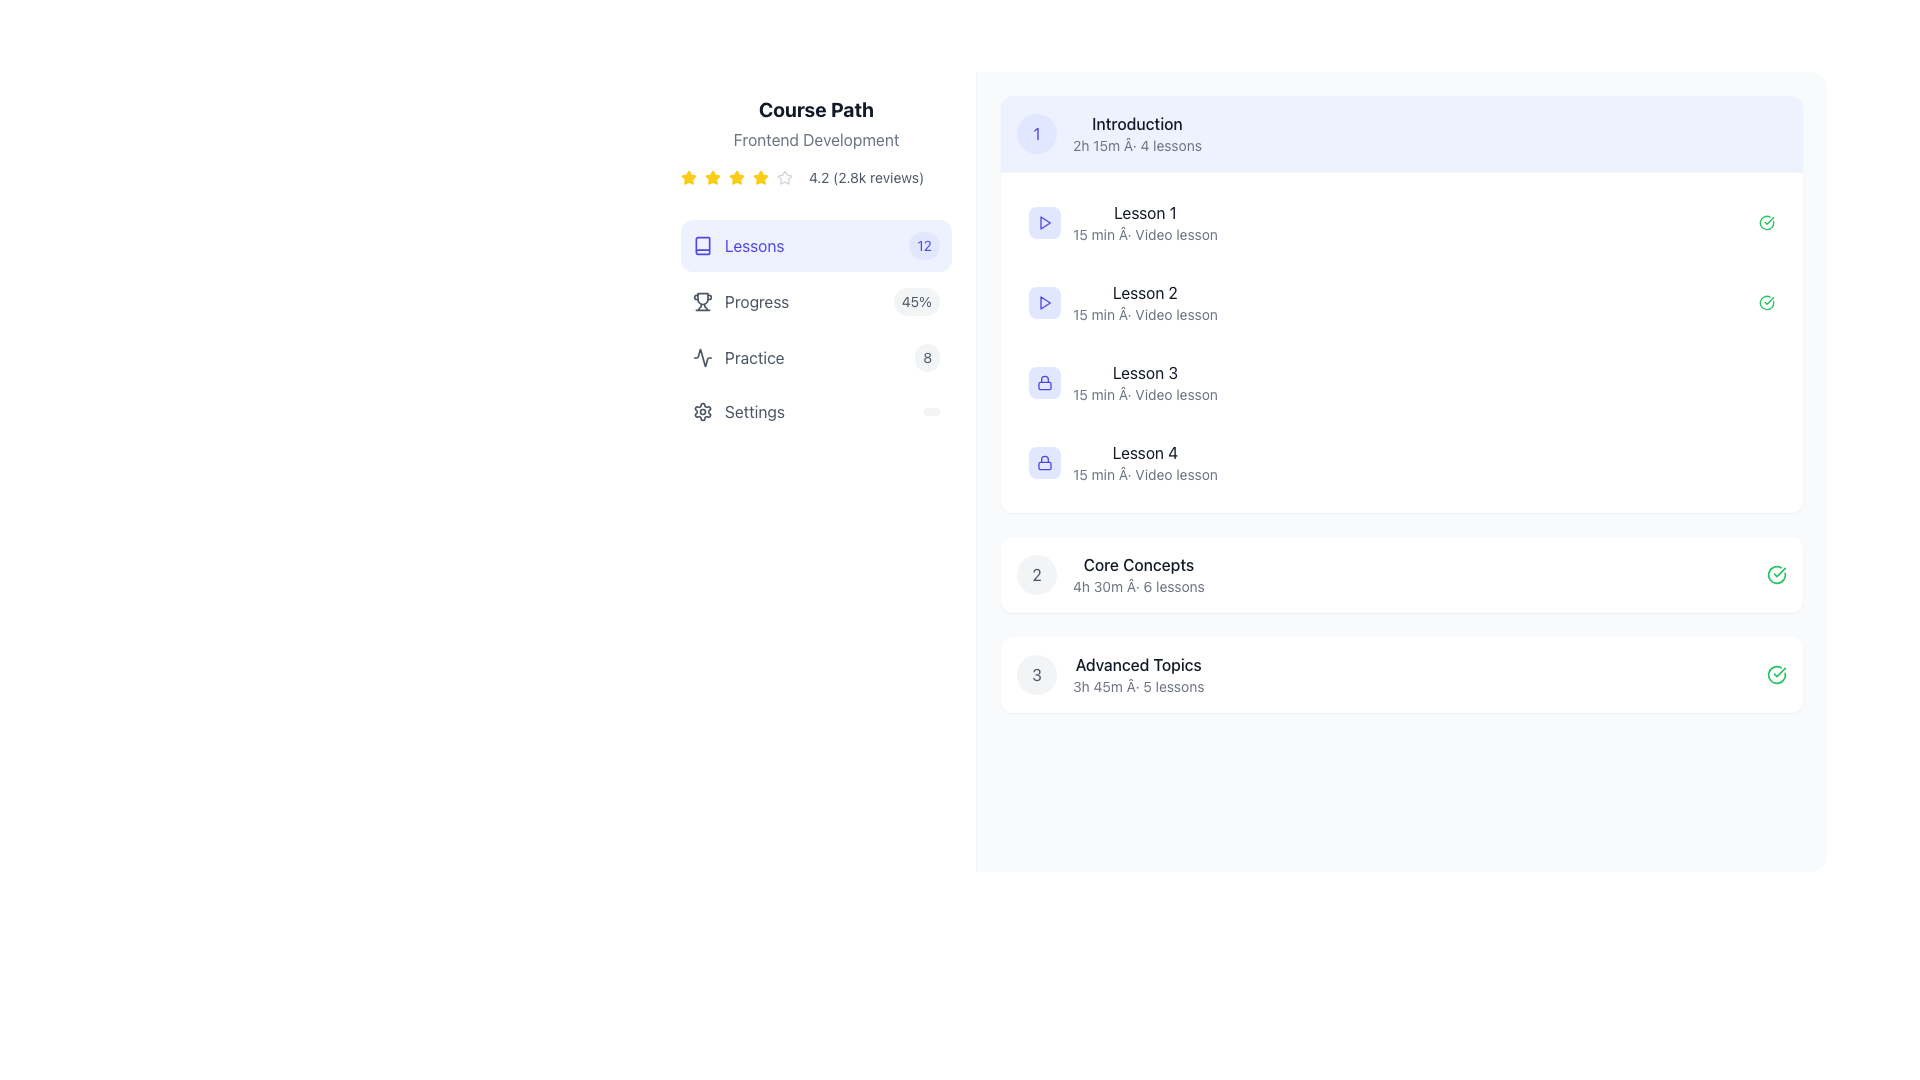 The width and height of the screenshot is (1920, 1080). I want to click on the status icon located at the rightmost side of the row representing the 'Advanced Topics' section to indicate its completion or availability, so click(1776, 675).